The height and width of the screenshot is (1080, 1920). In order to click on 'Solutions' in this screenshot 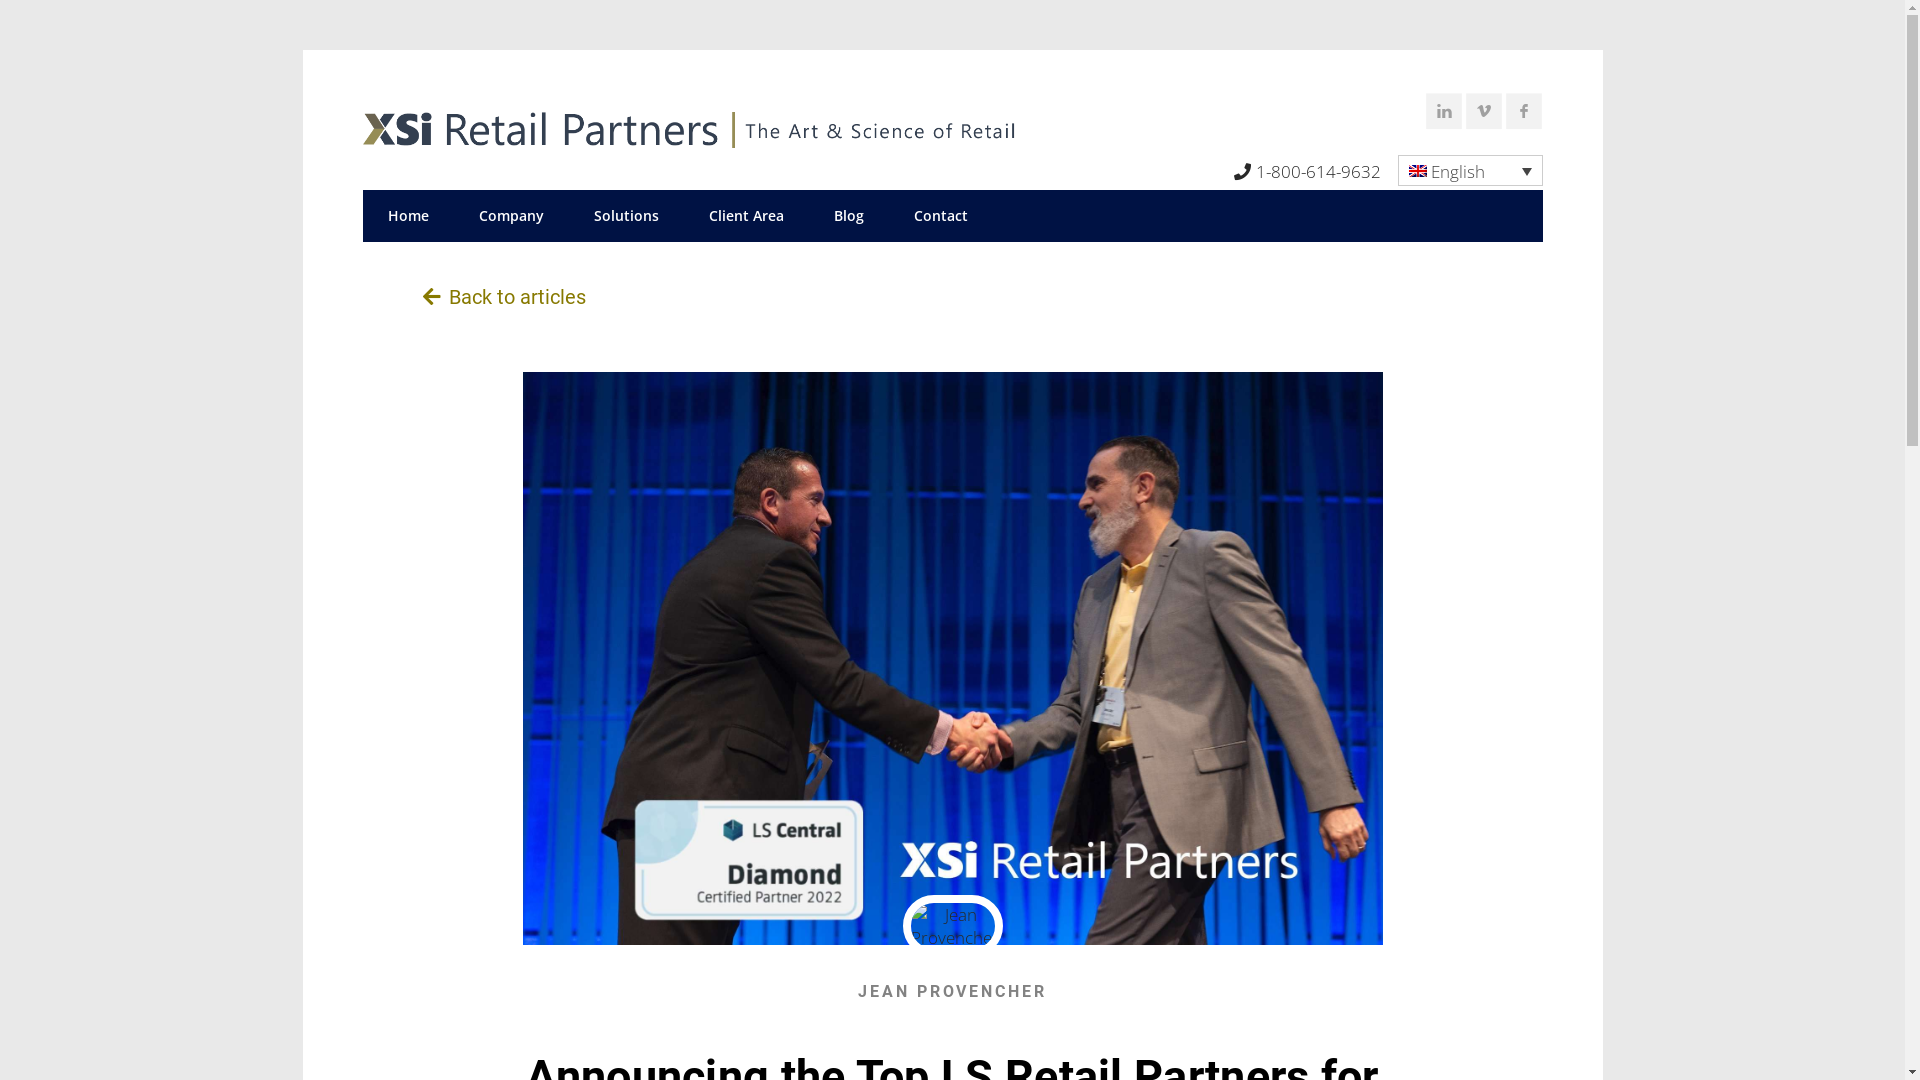, I will do `click(566, 216)`.